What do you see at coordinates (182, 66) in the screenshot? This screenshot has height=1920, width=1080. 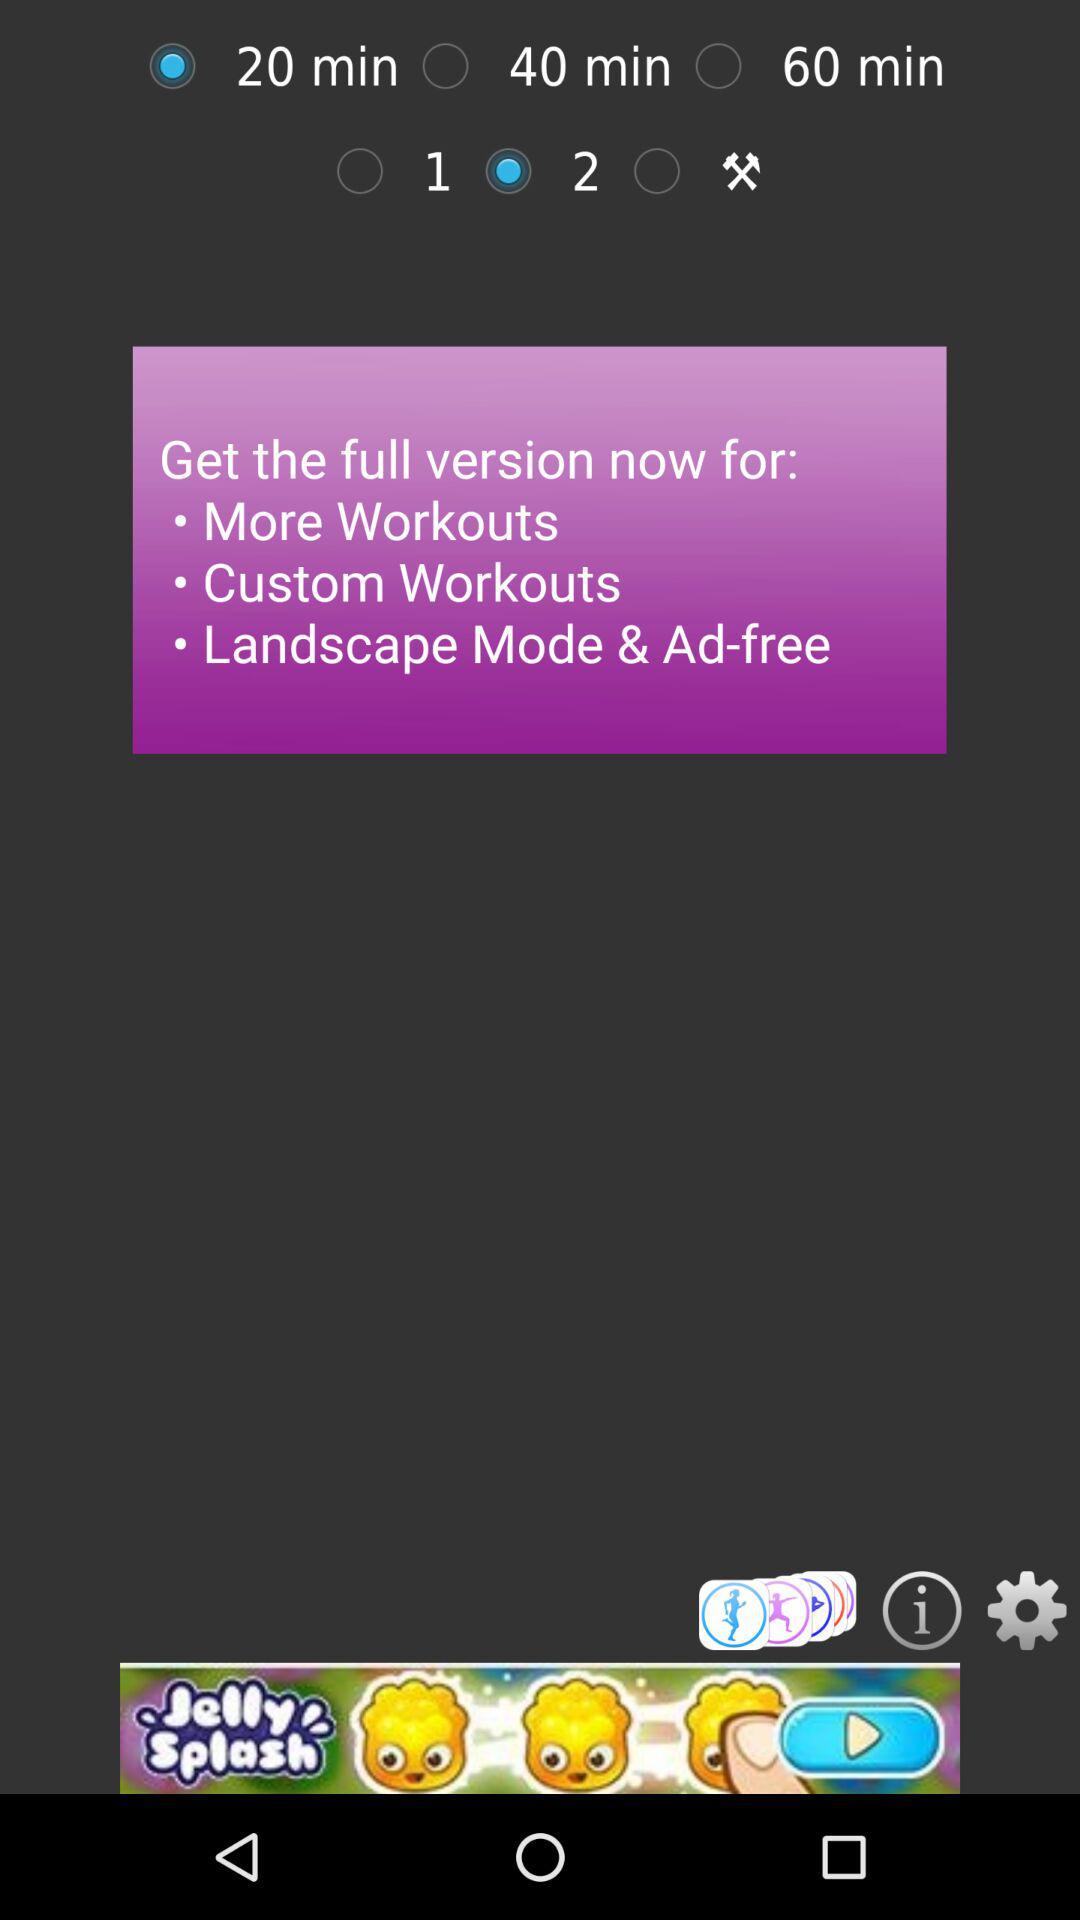 I see `20 min button` at bounding box center [182, 66].